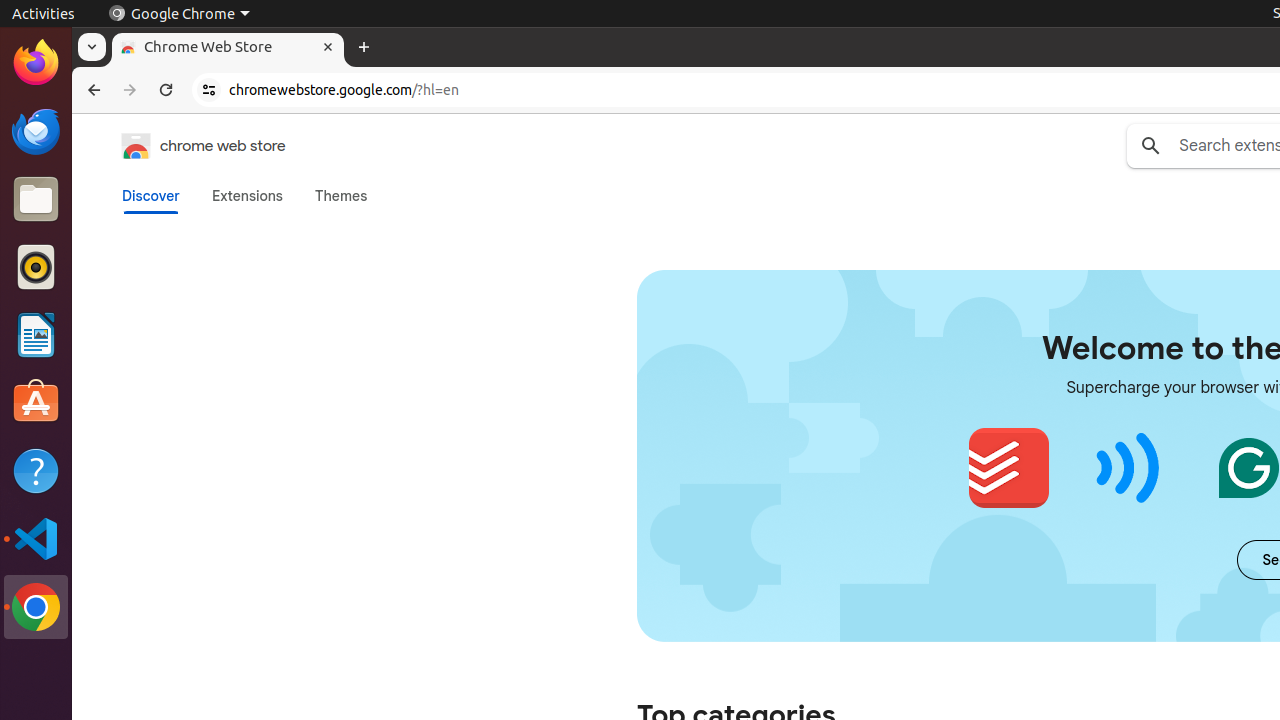  What do you see at coordinates (35, 471) in the screenshot?
I see `'Help'` at bounding box center [35, 471].